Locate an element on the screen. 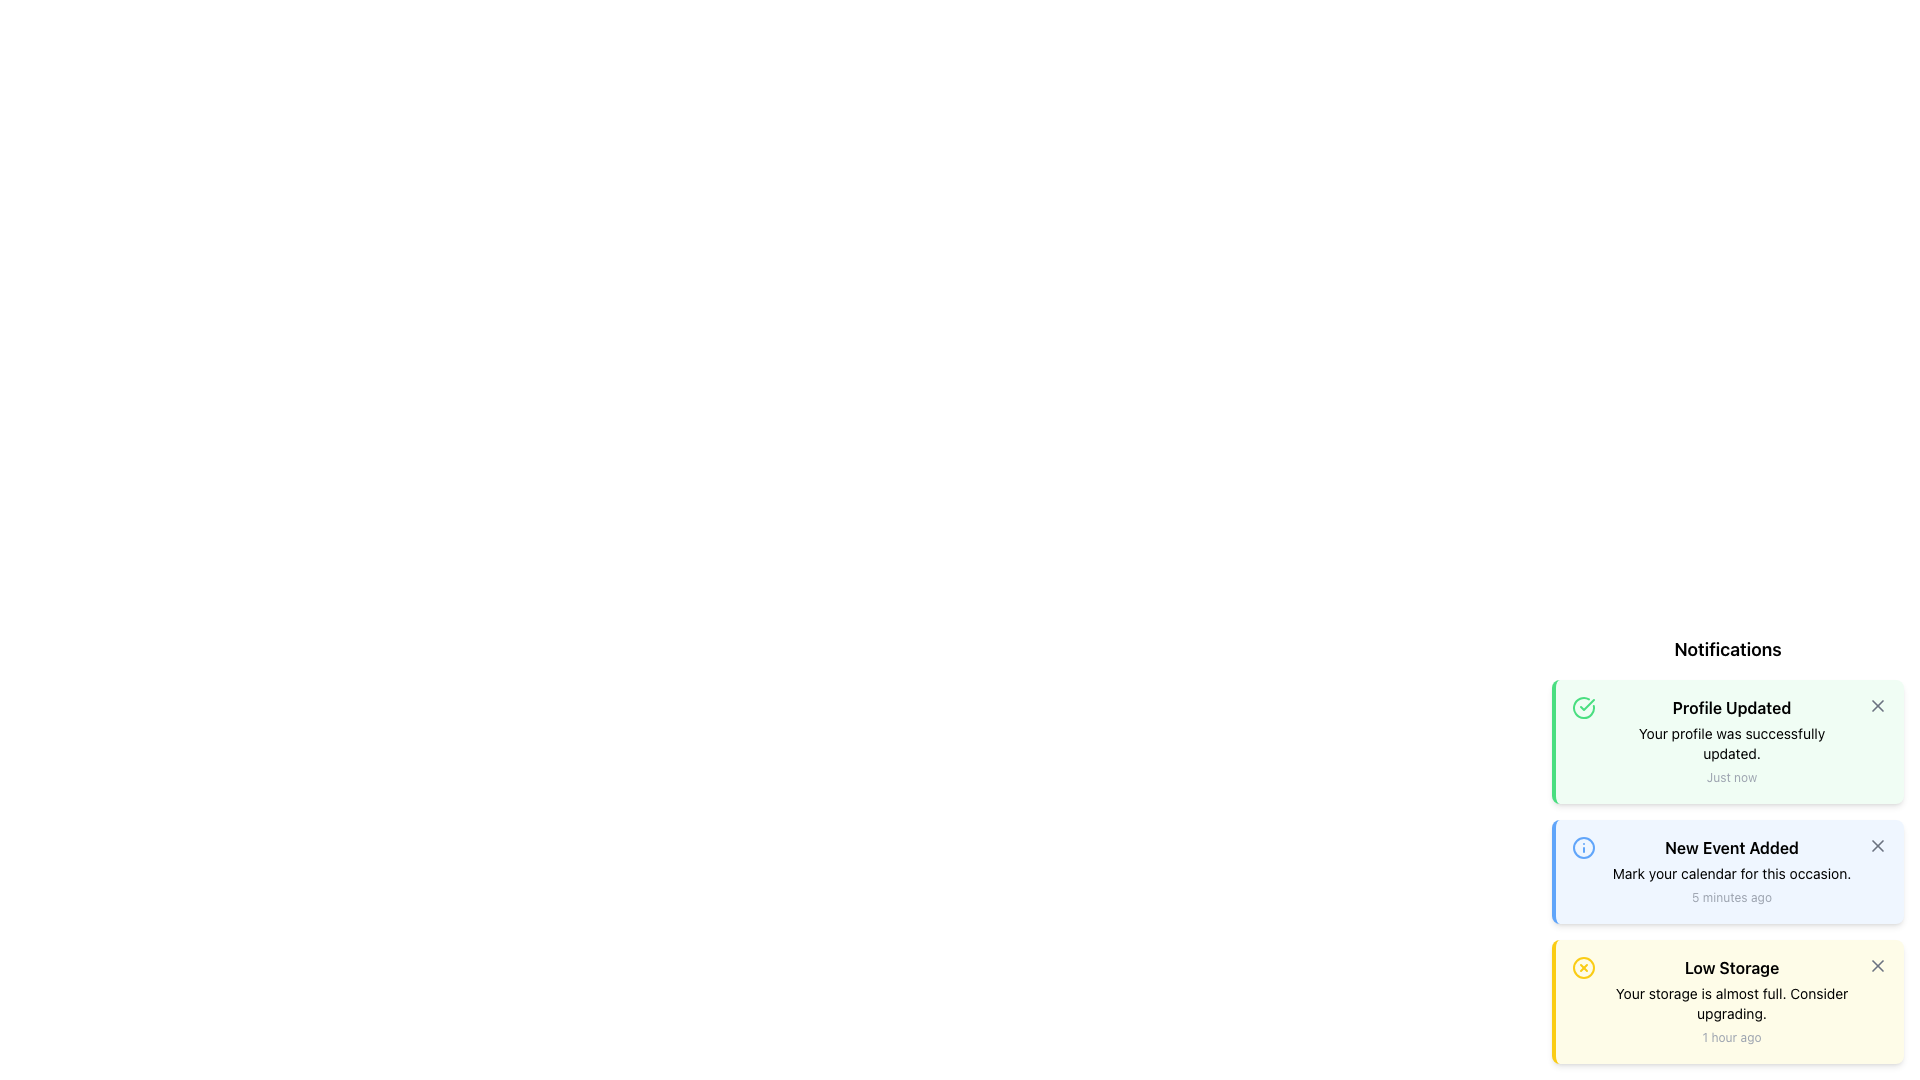  the circle element which is part of the notification icon in the second notification card titled 'New Event Added' is located at coordinates (1583, 848).